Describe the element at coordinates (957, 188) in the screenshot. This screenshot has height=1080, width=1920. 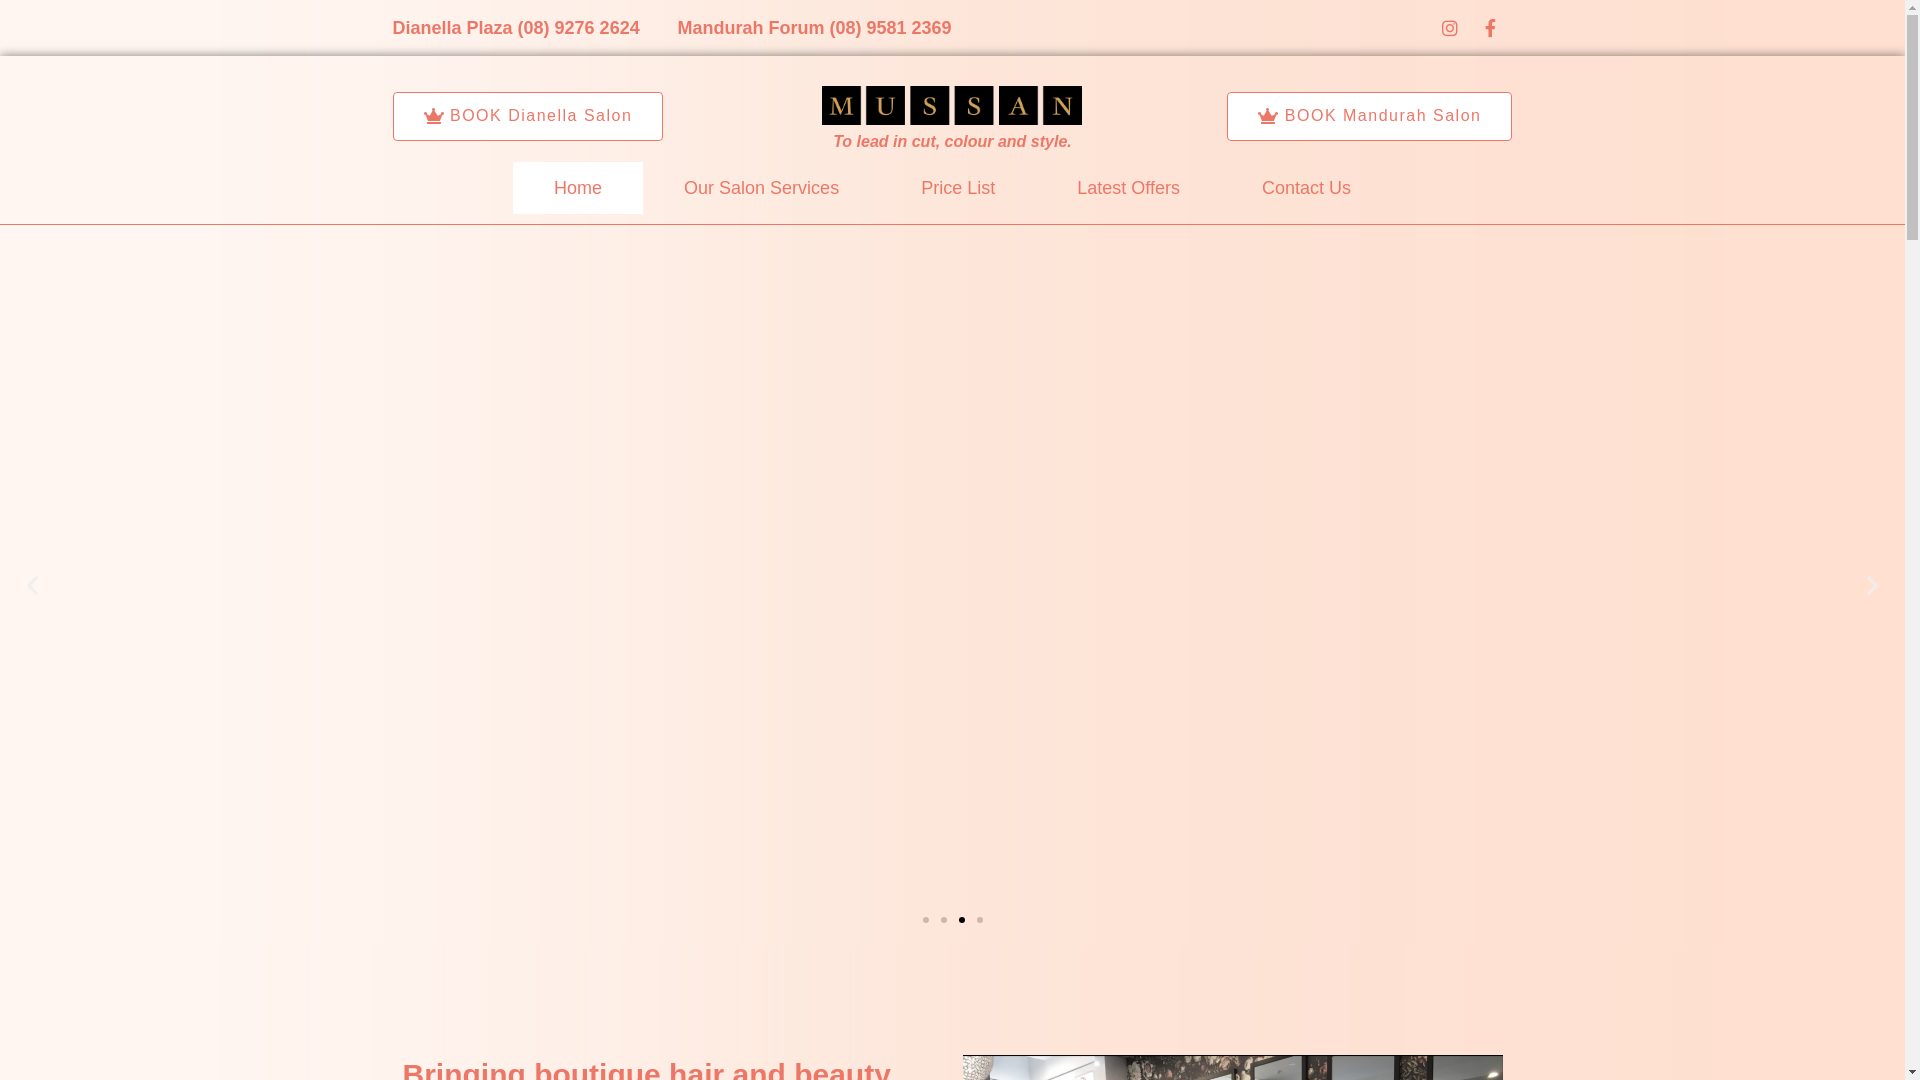
I see `'Price List'` at that location.